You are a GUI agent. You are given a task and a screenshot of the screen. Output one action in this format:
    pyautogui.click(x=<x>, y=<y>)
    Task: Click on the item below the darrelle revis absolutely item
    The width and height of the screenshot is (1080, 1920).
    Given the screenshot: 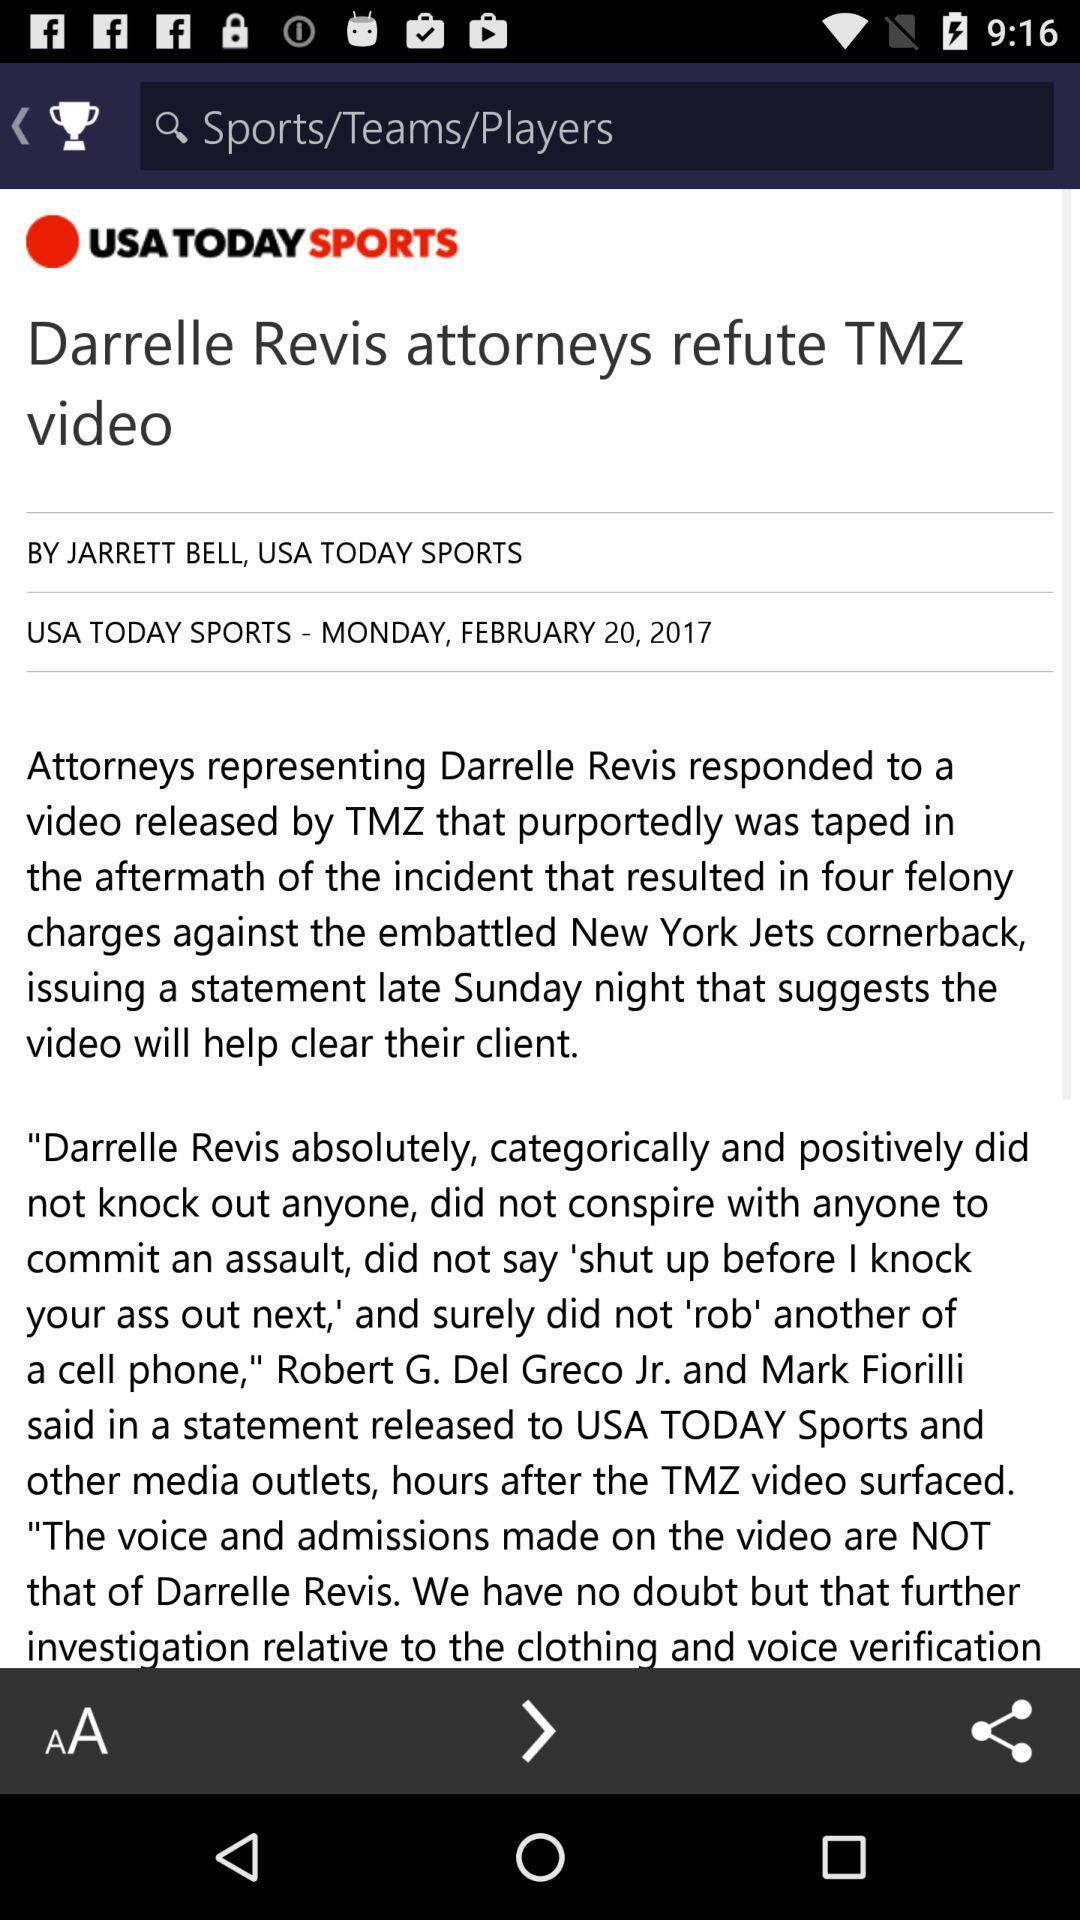 What is the action you would take?
    pyautogui.click(x=540, y=1787)
    